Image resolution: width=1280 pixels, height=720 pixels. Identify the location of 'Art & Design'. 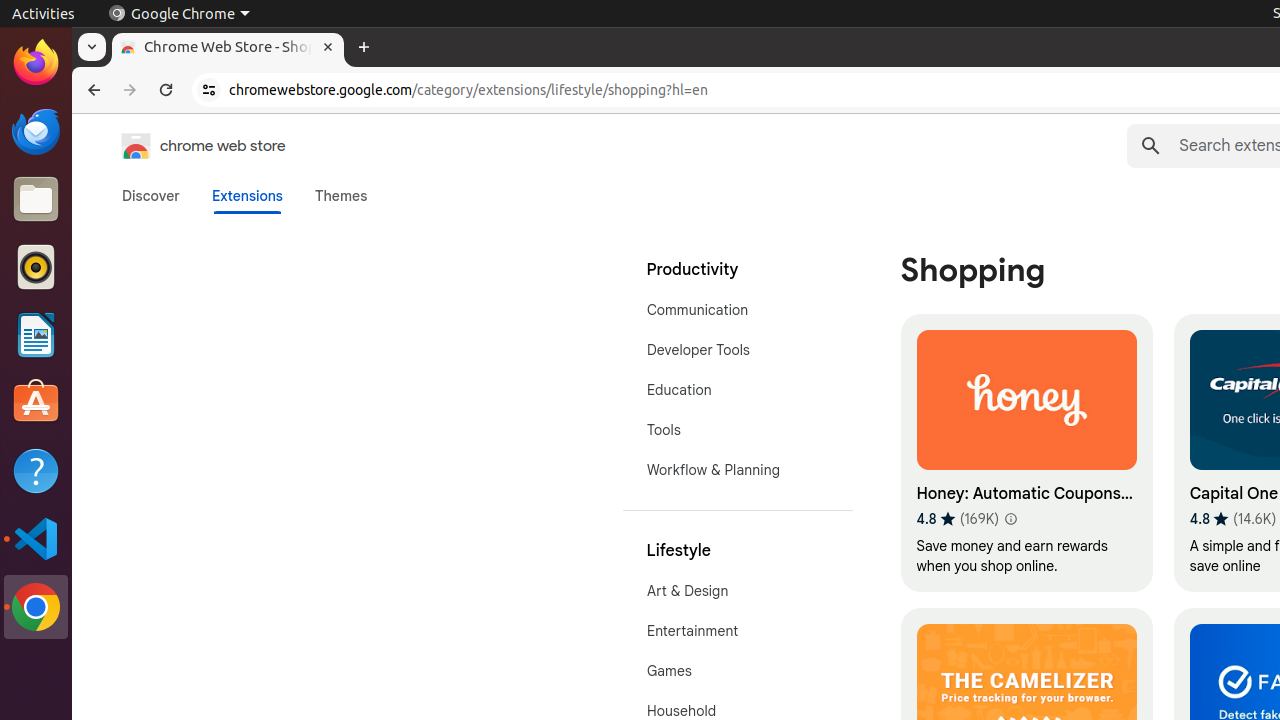
(736, 589).